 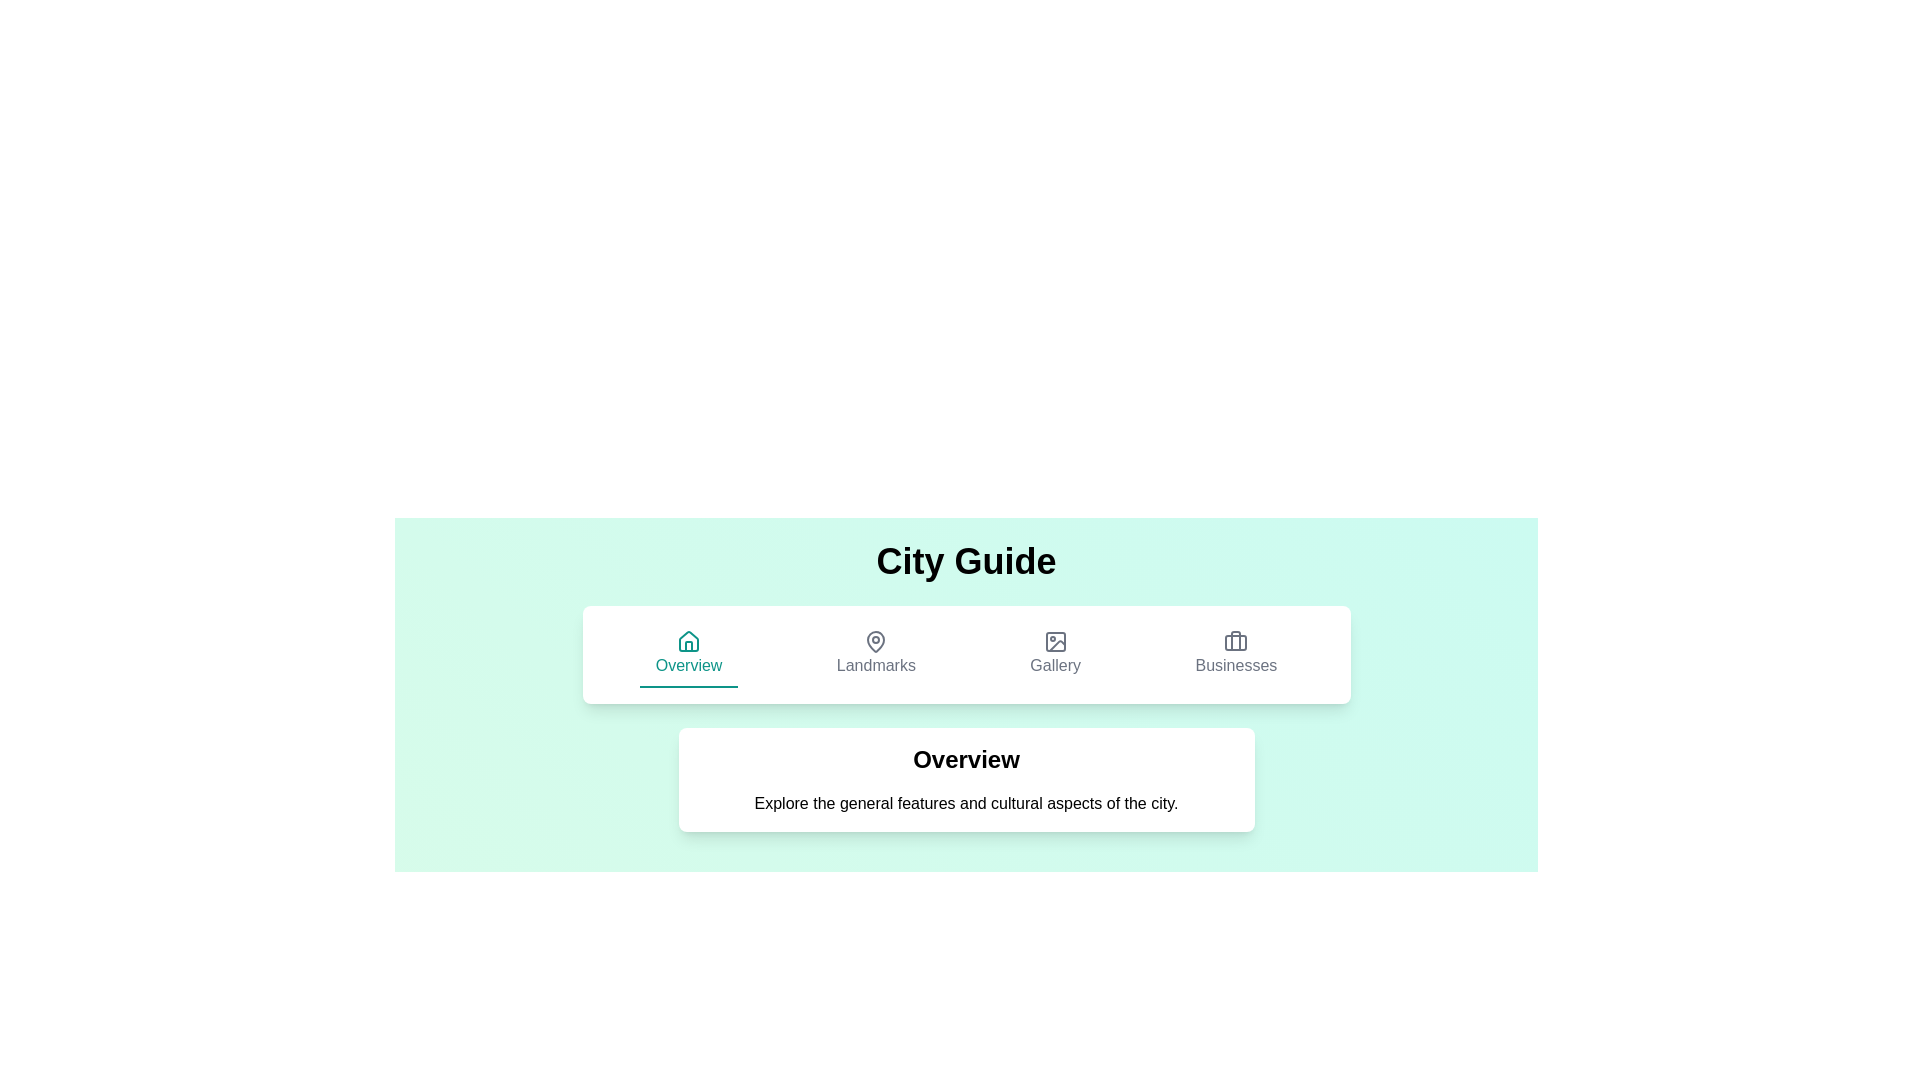 What do you see at coordinates (1054, 655) in the screenshot?
I see `the 'Gallery' button in the navigation bar` at bounding box center [1054, 655].